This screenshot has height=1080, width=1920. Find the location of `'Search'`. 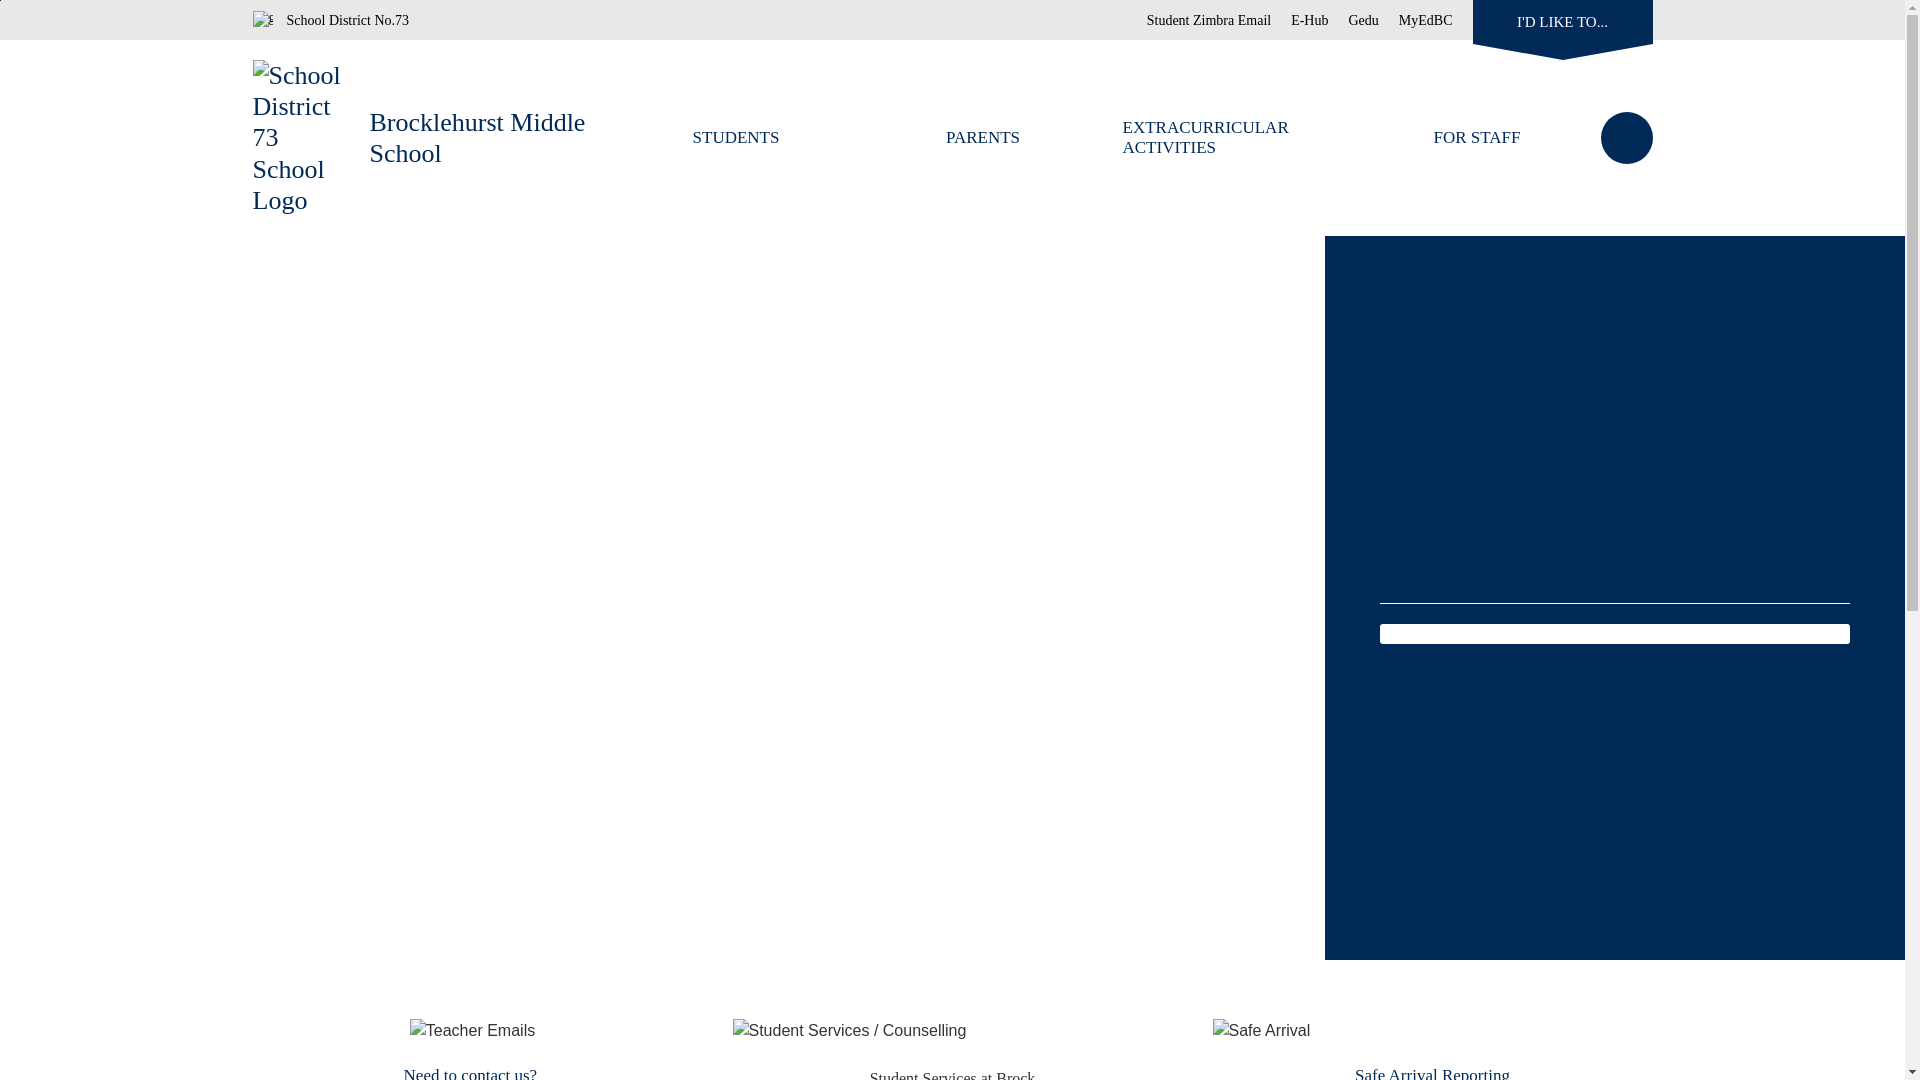

'Search' is located at coordinates (1626, 137).